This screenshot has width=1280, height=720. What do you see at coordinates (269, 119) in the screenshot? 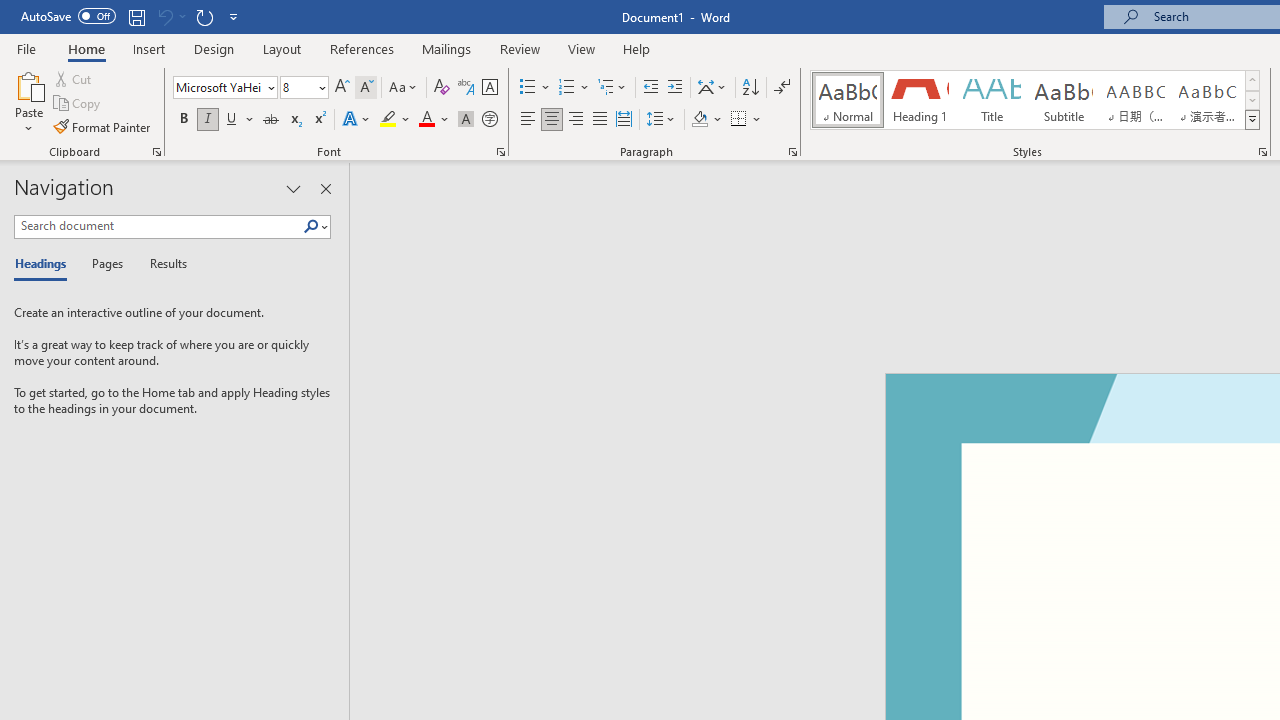
I see `'Strikethrough'` at bounding box center [269, 119].